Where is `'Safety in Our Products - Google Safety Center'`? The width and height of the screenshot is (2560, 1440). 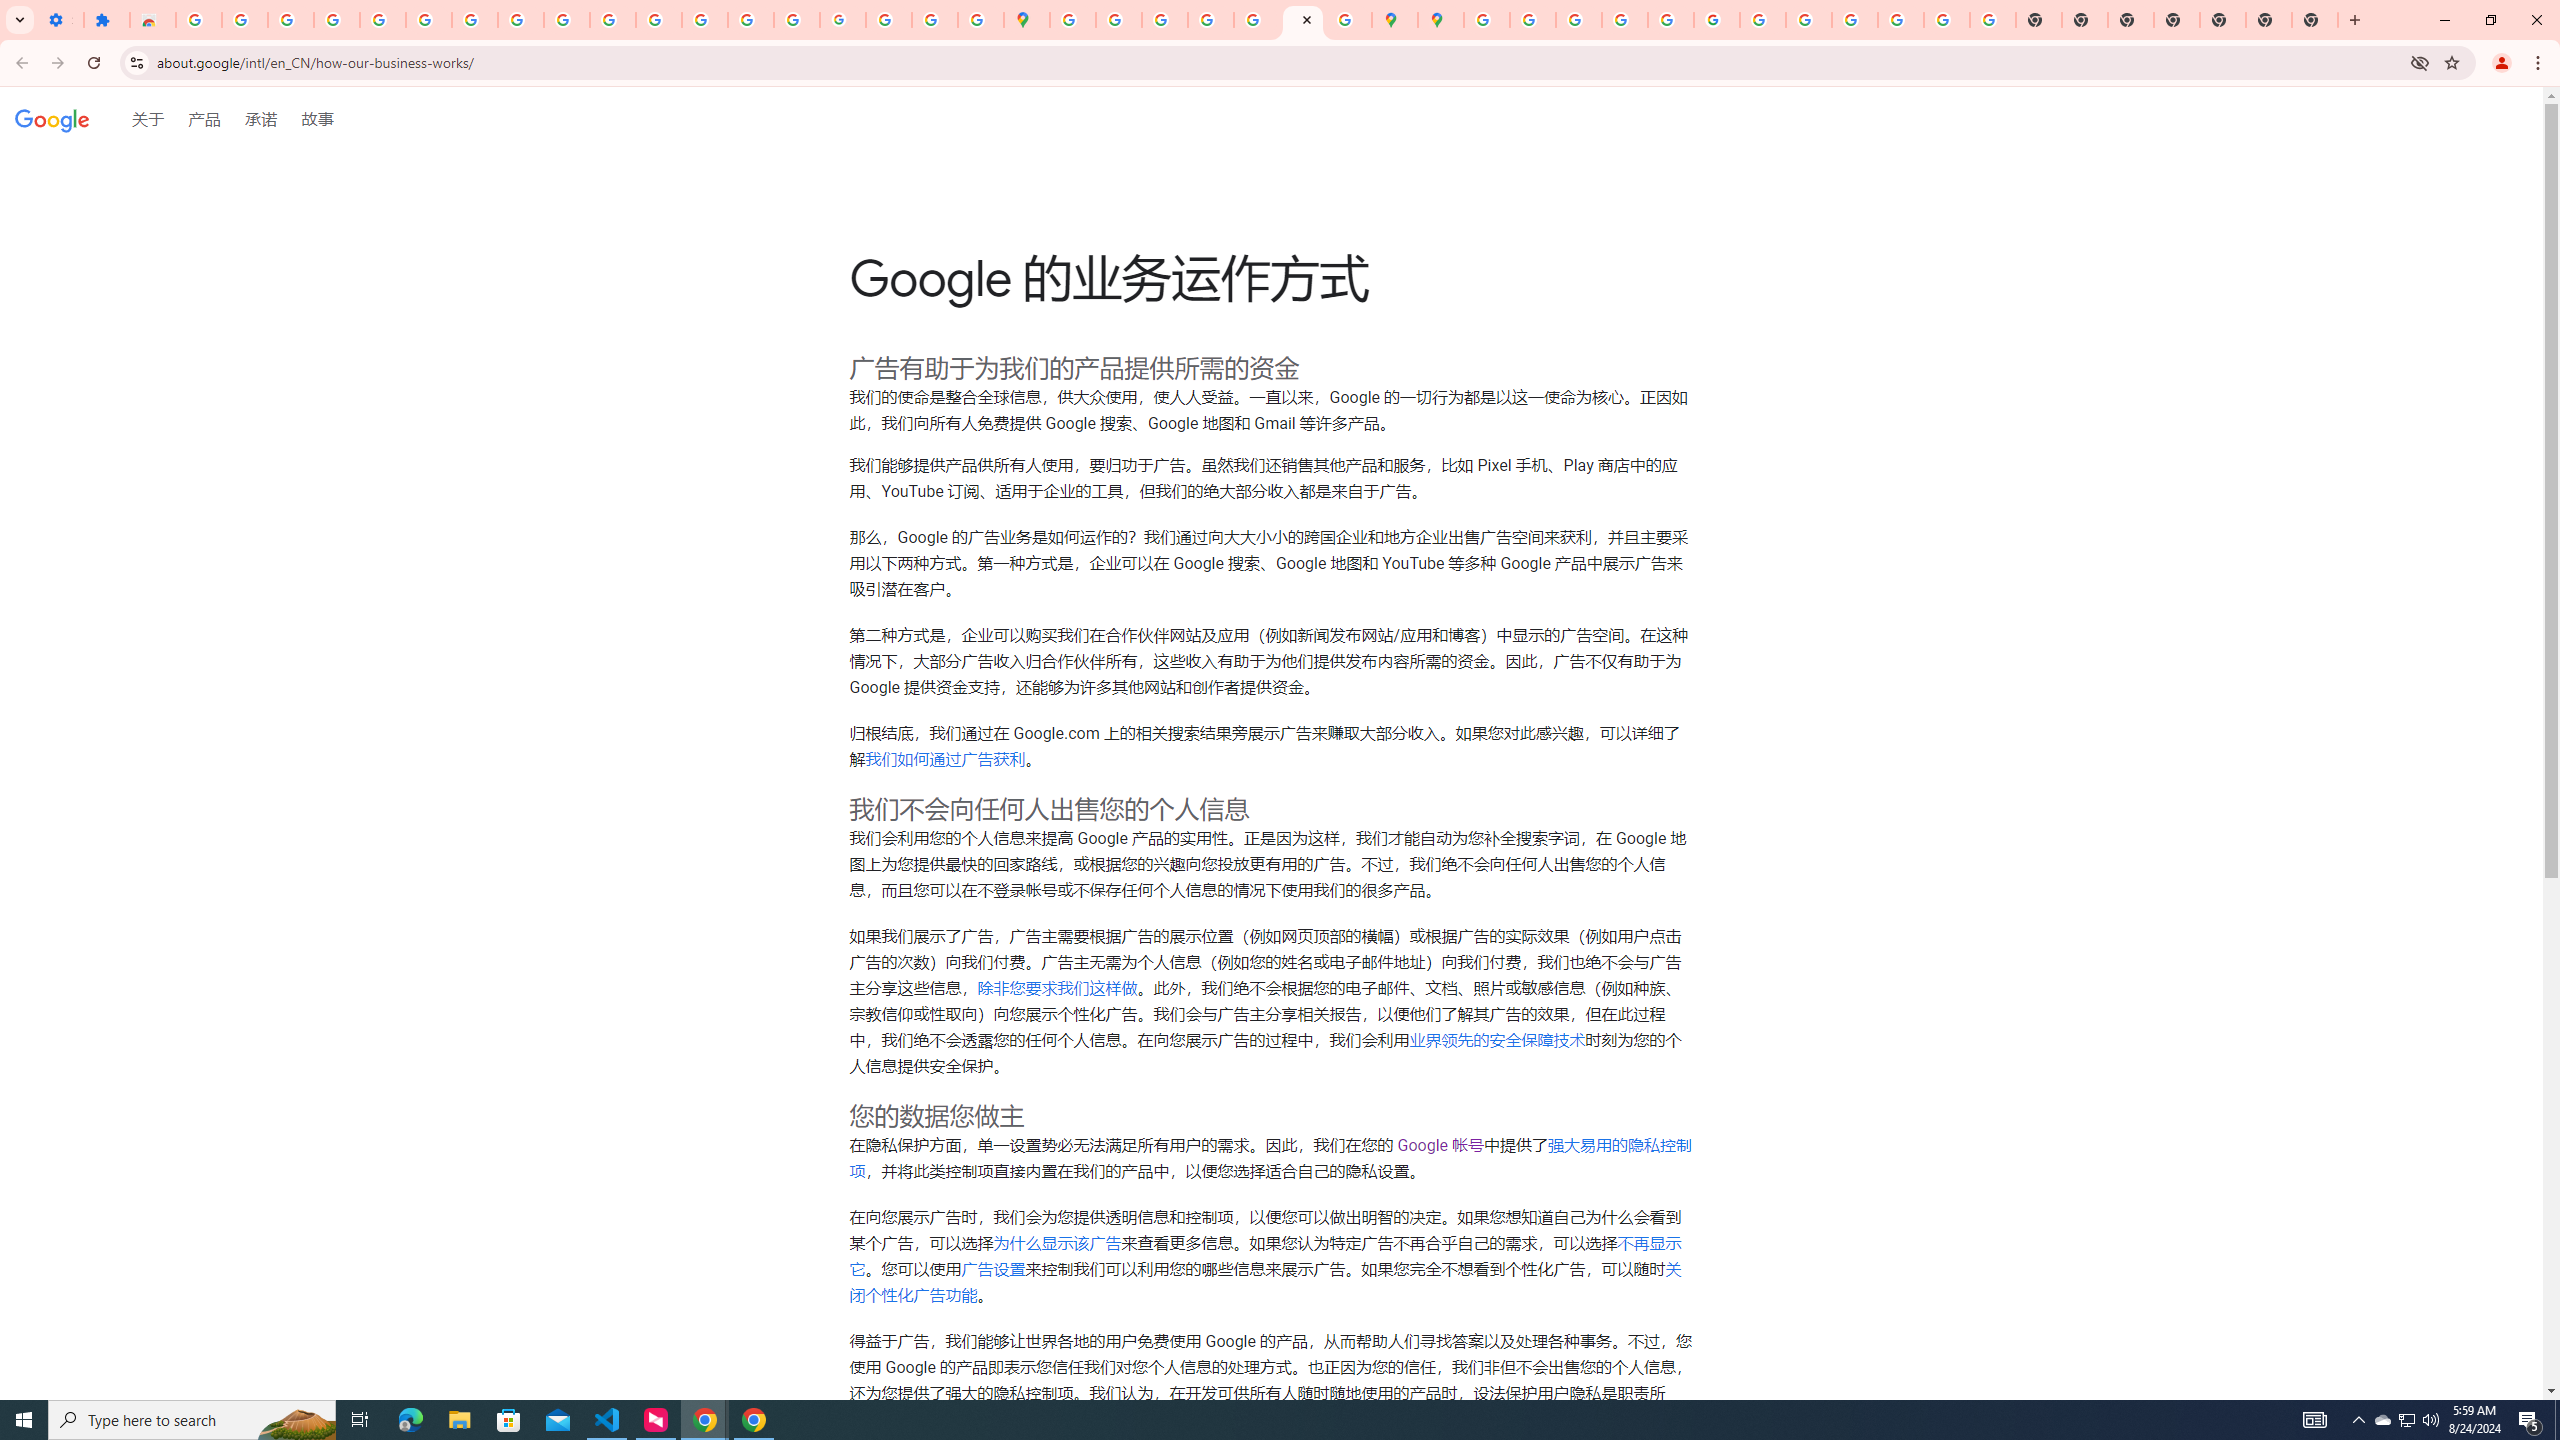 'Safety in Our Products - Google Safety Center' is located at coordinates (1346, 19).